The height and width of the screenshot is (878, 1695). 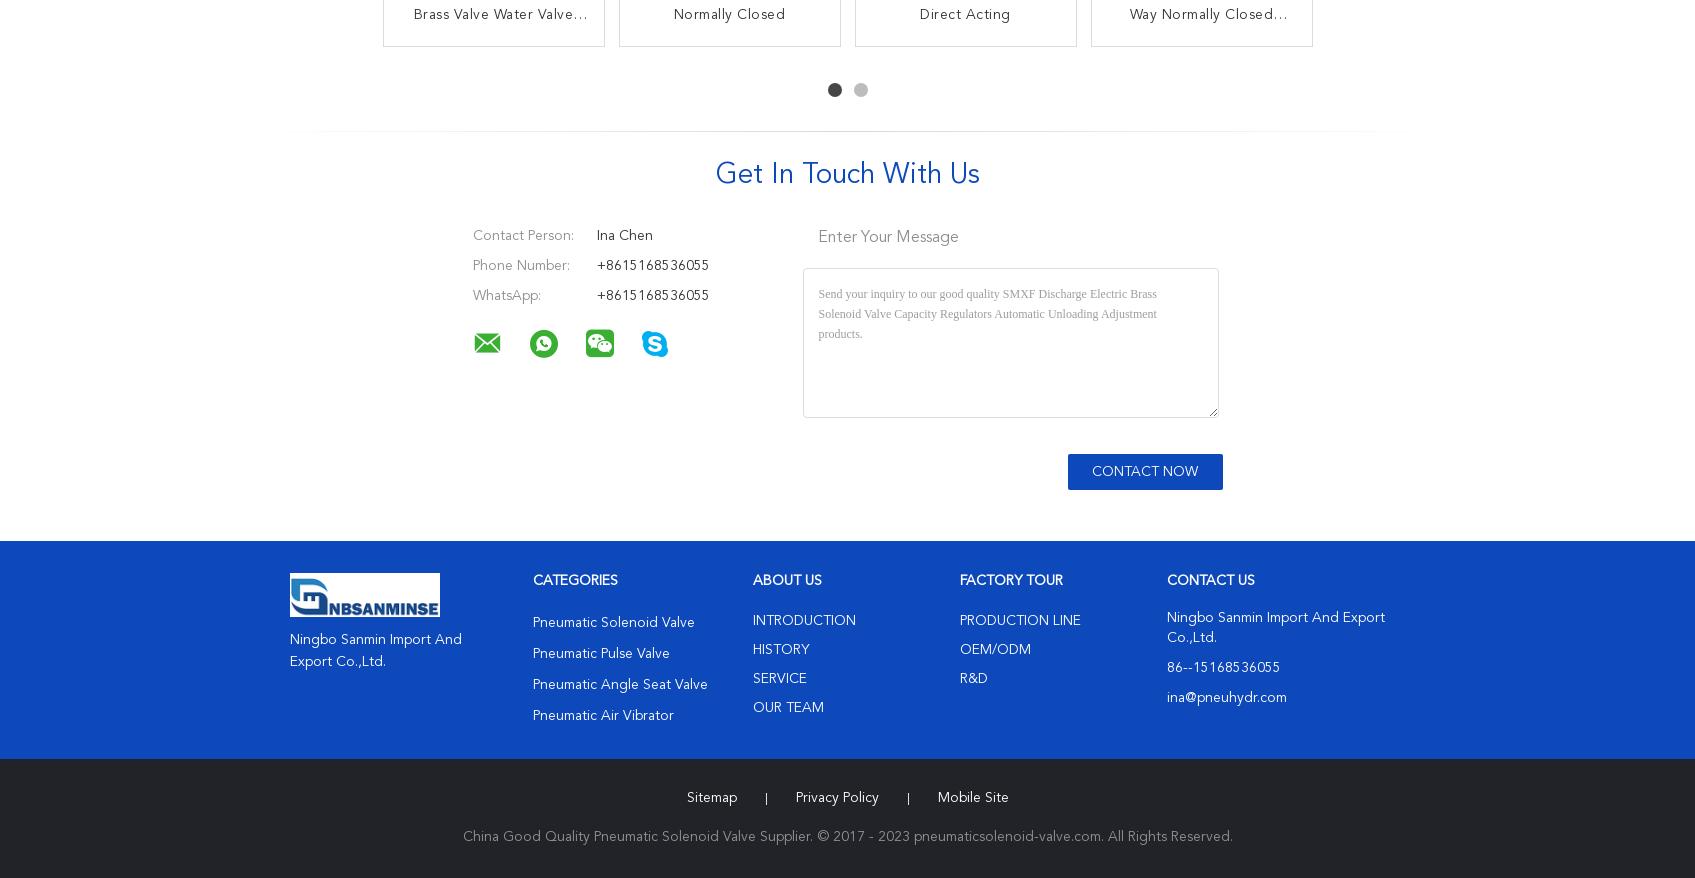 I want to click on 'Our Team', so click(x=787, y=707).